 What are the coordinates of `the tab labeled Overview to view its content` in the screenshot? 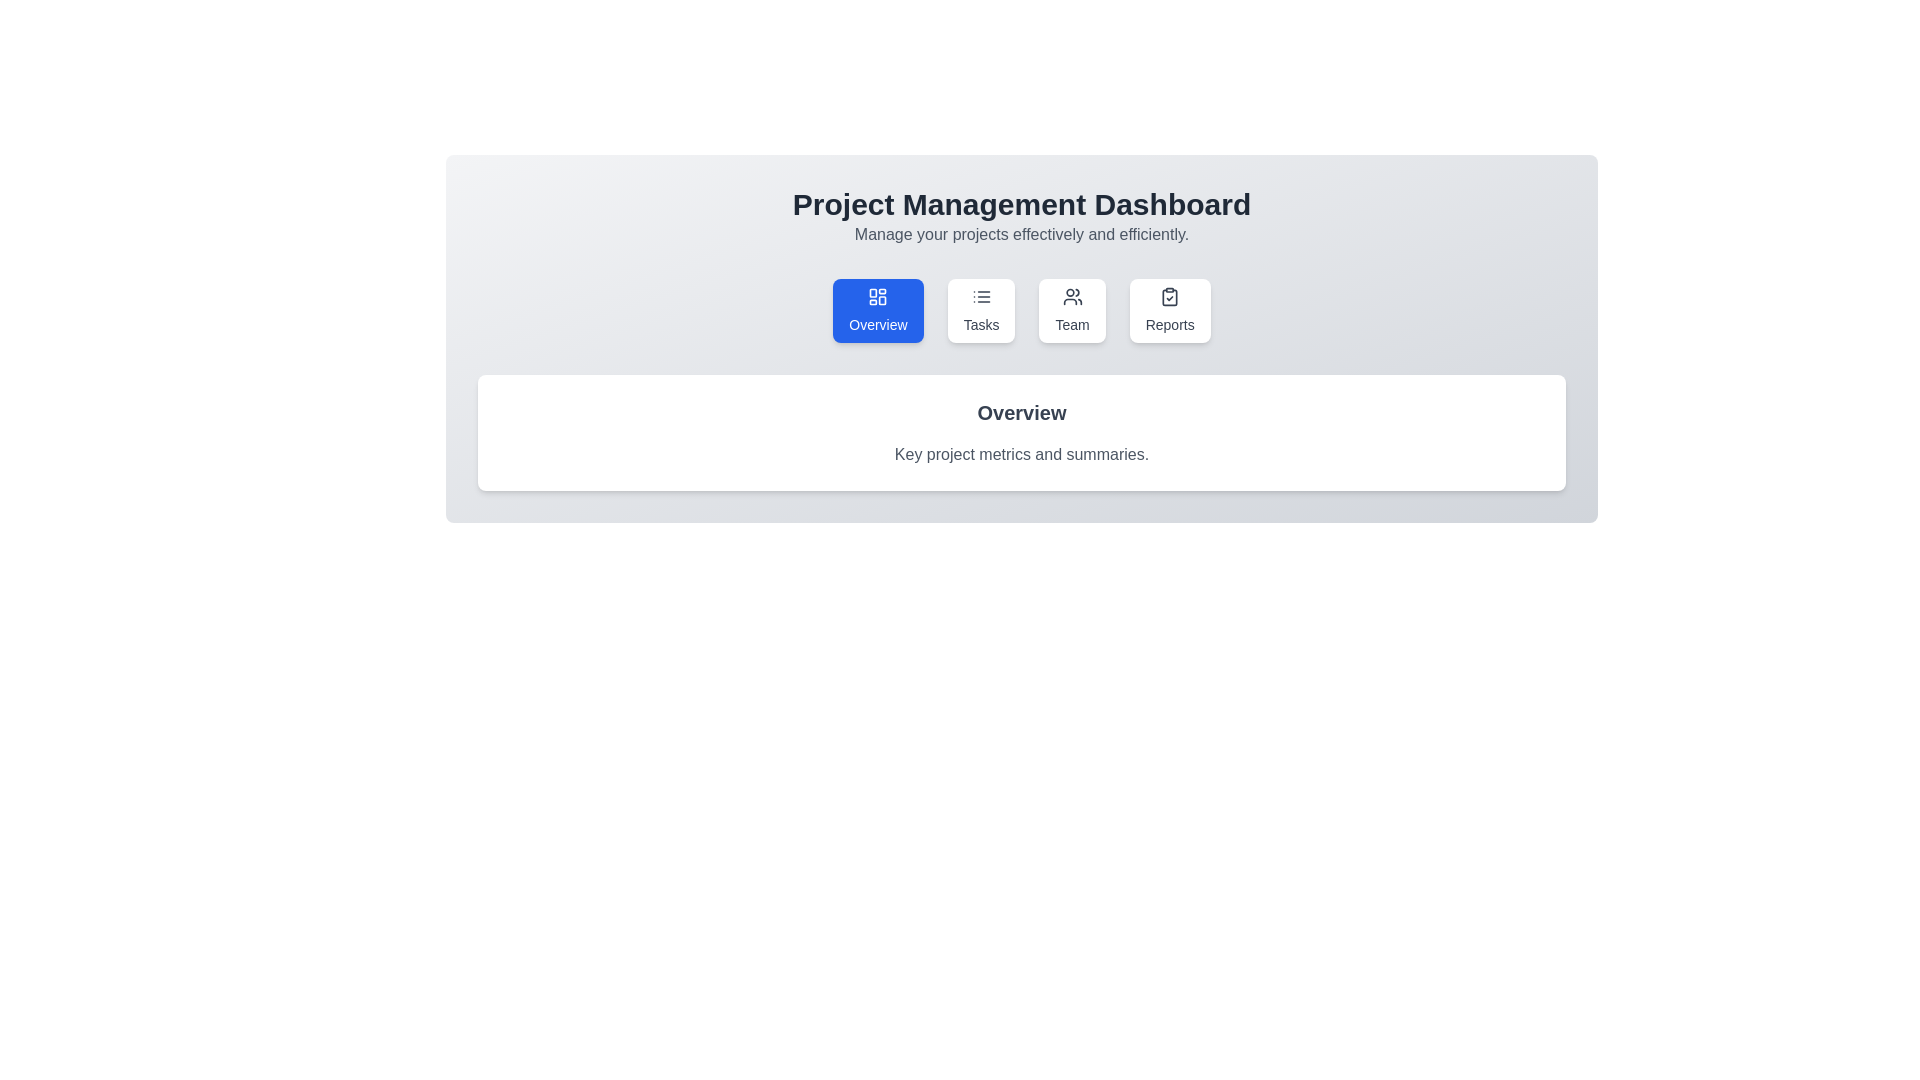 It's located at (878, 311).